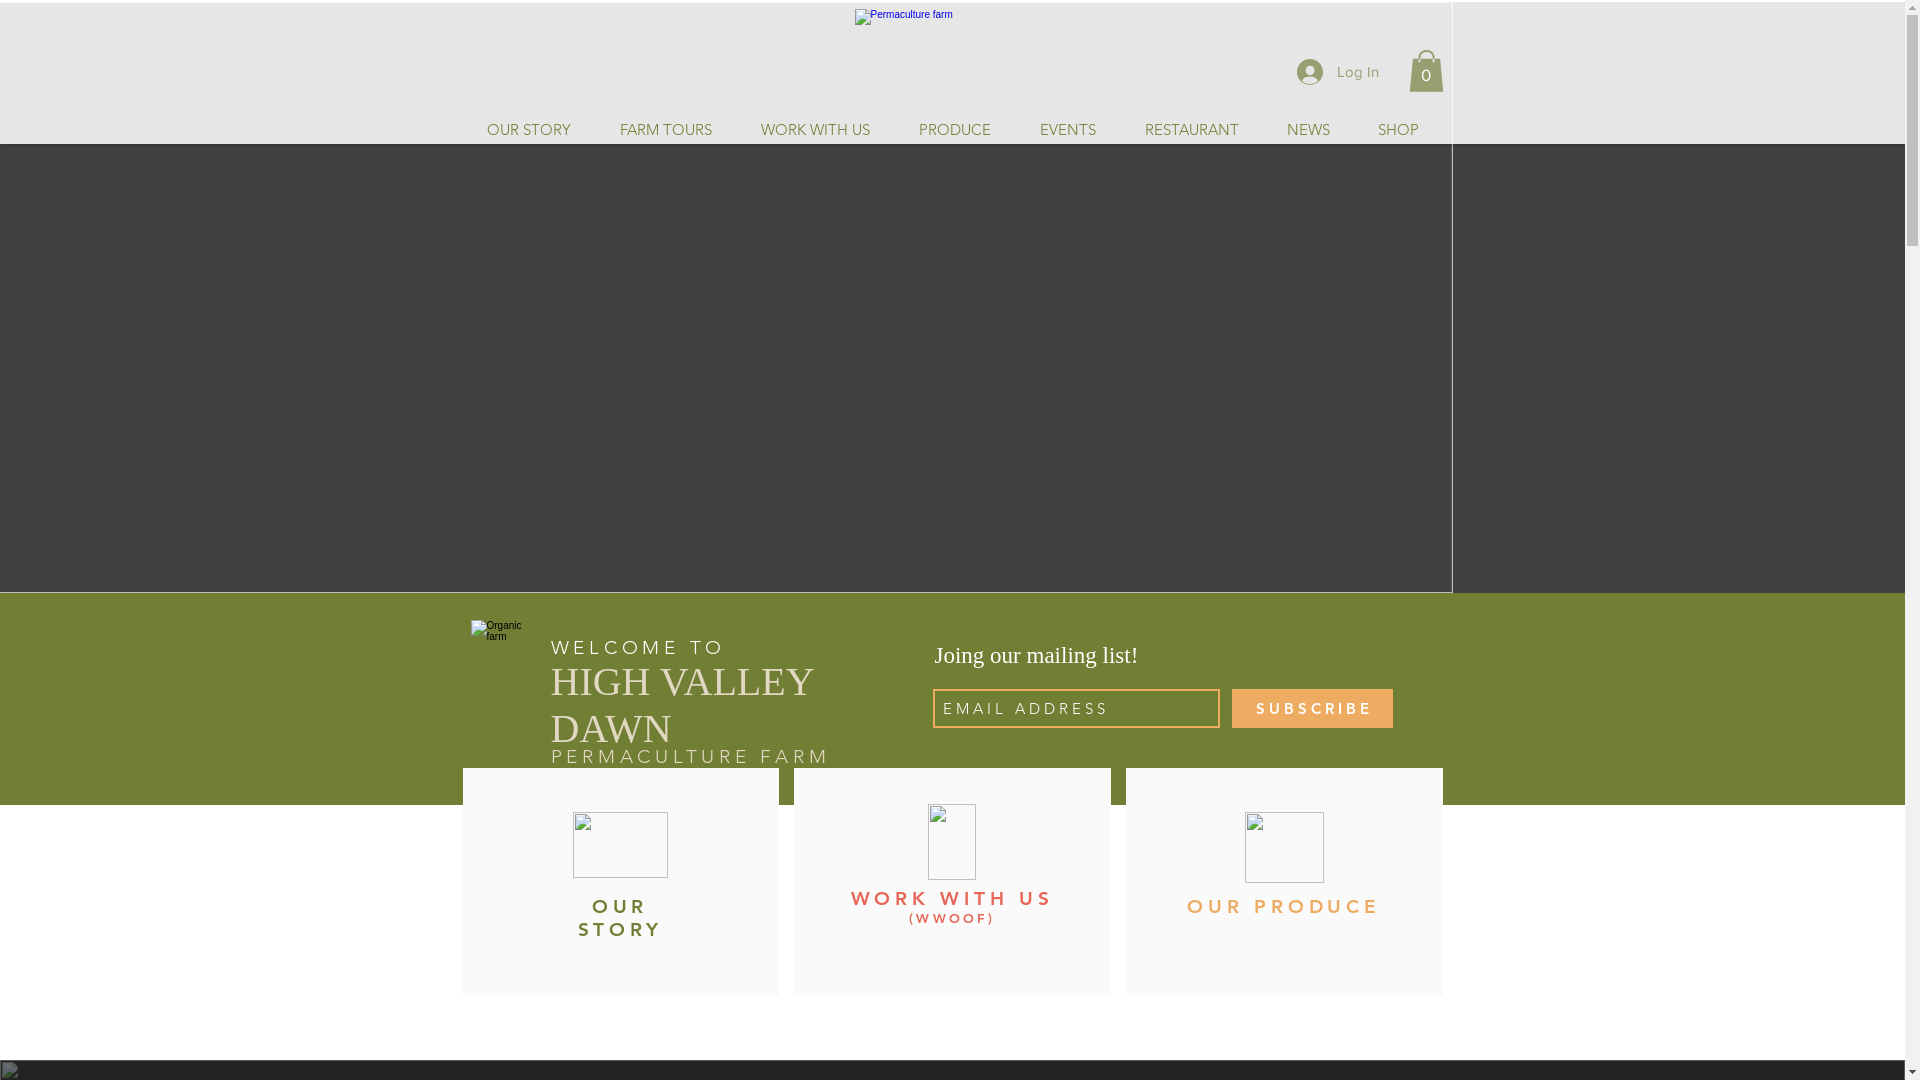 Image resolution: width=1920 pixels, height=1080 pixels. I want to click on 'OUR STORY', so click(528, 130).